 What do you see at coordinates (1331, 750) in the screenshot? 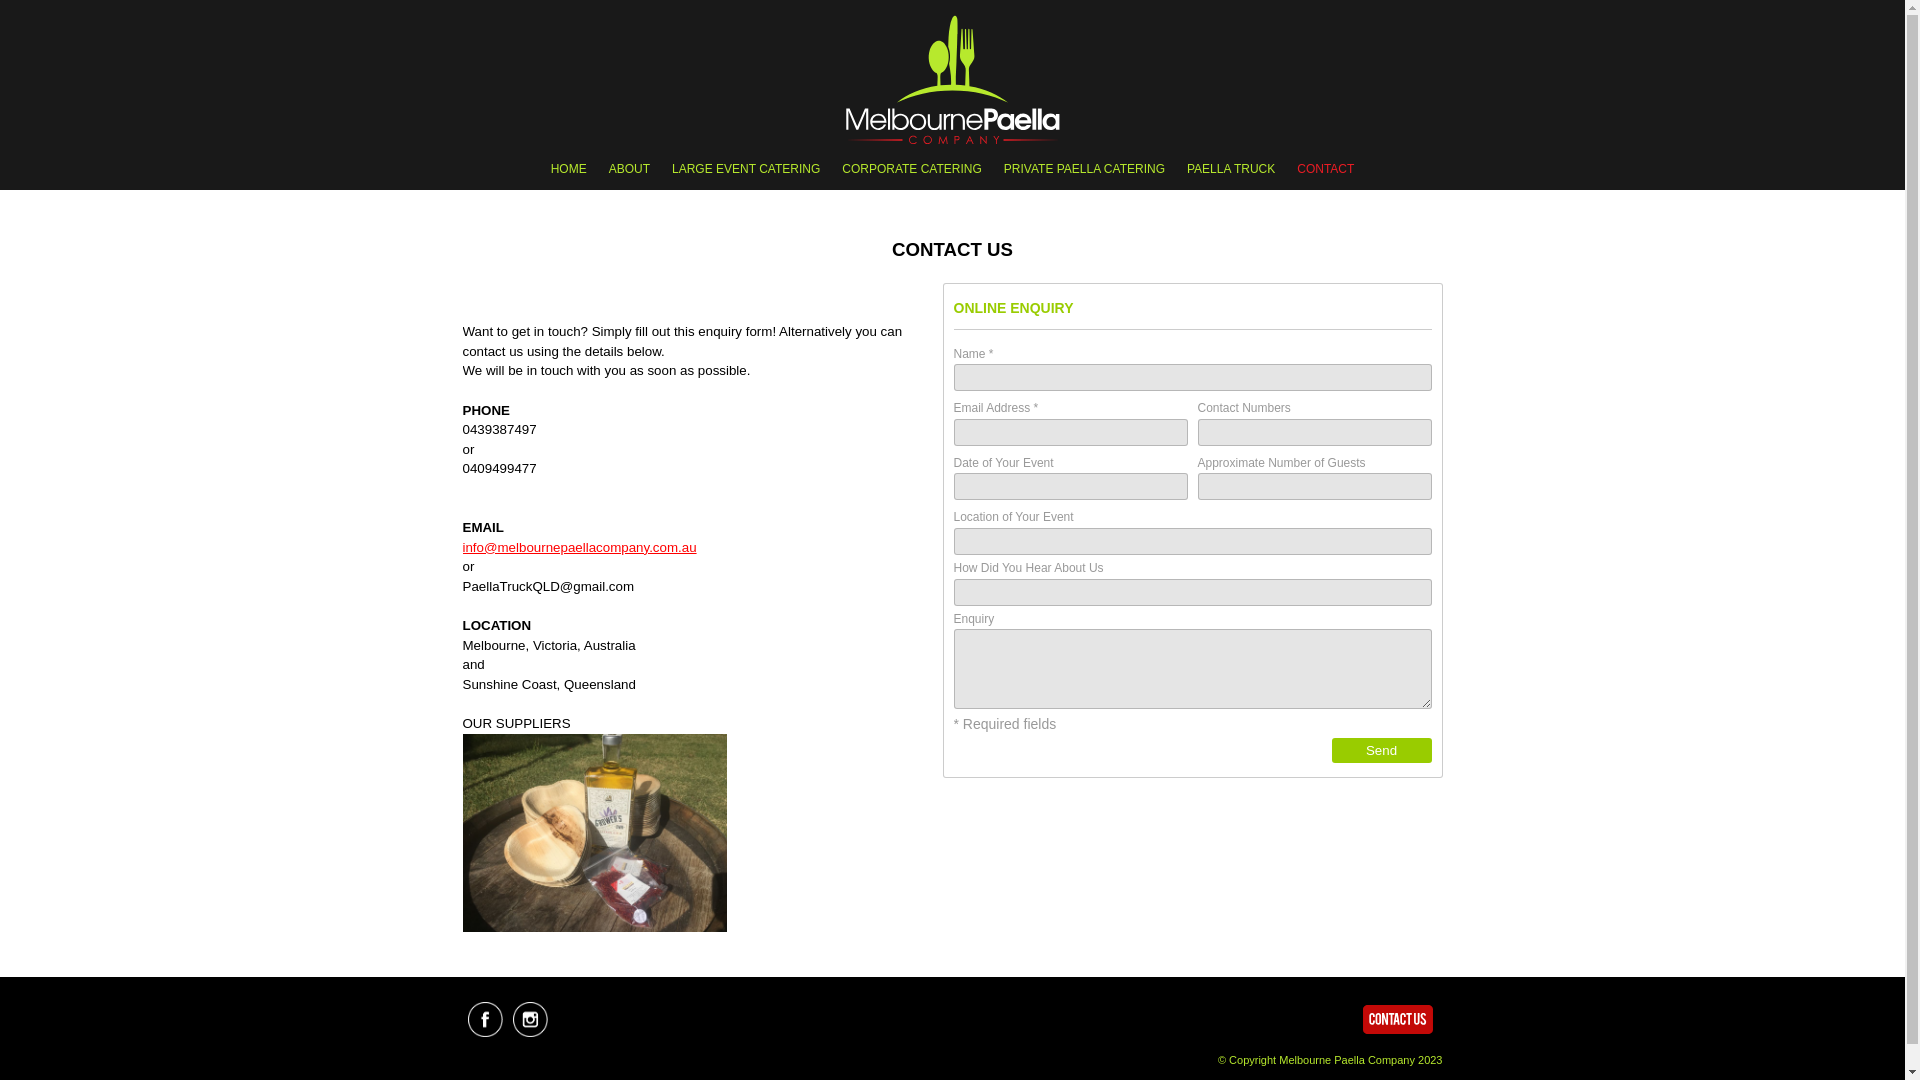
I see `'Send'` at bounding box center [1331, 750].